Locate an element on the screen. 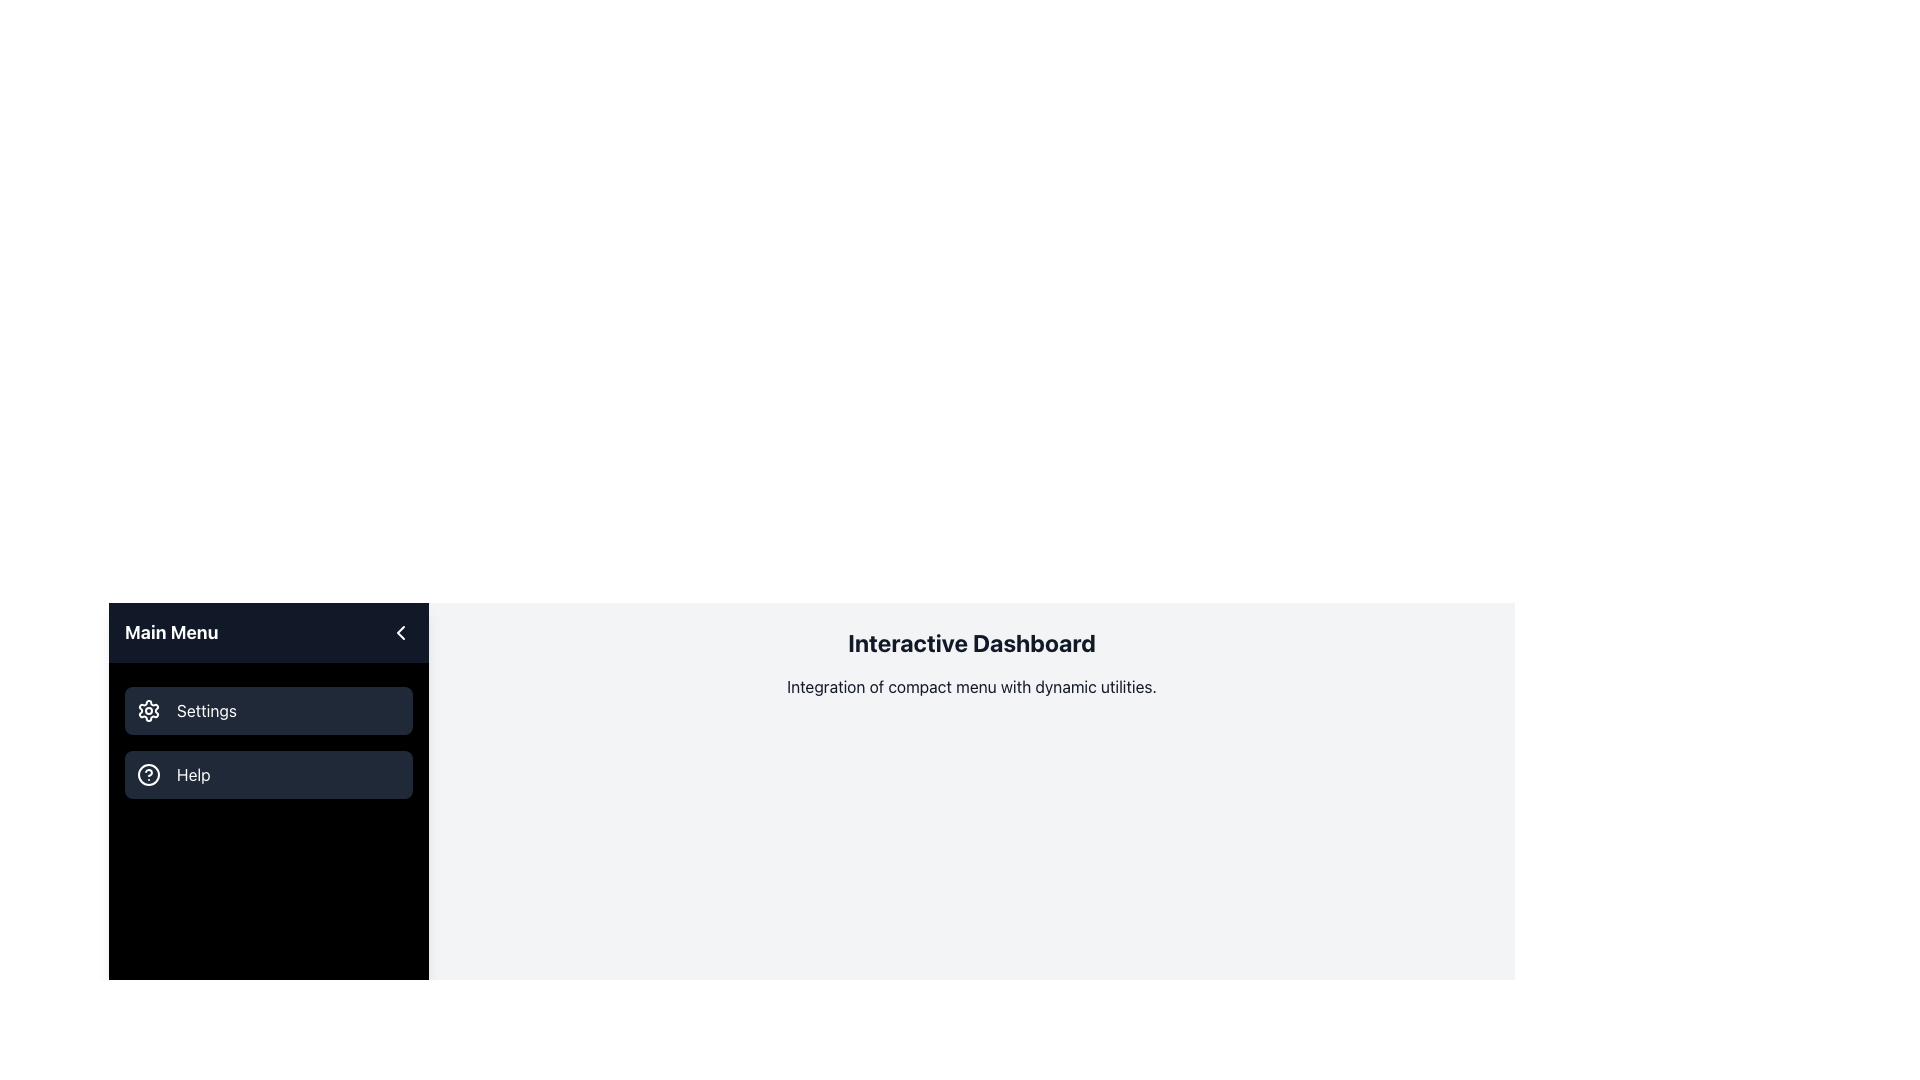 The image size is (1920, 1080). the leftward-pointing chevron arrow icon located within the SVG component is located at coordinates (400, 632).